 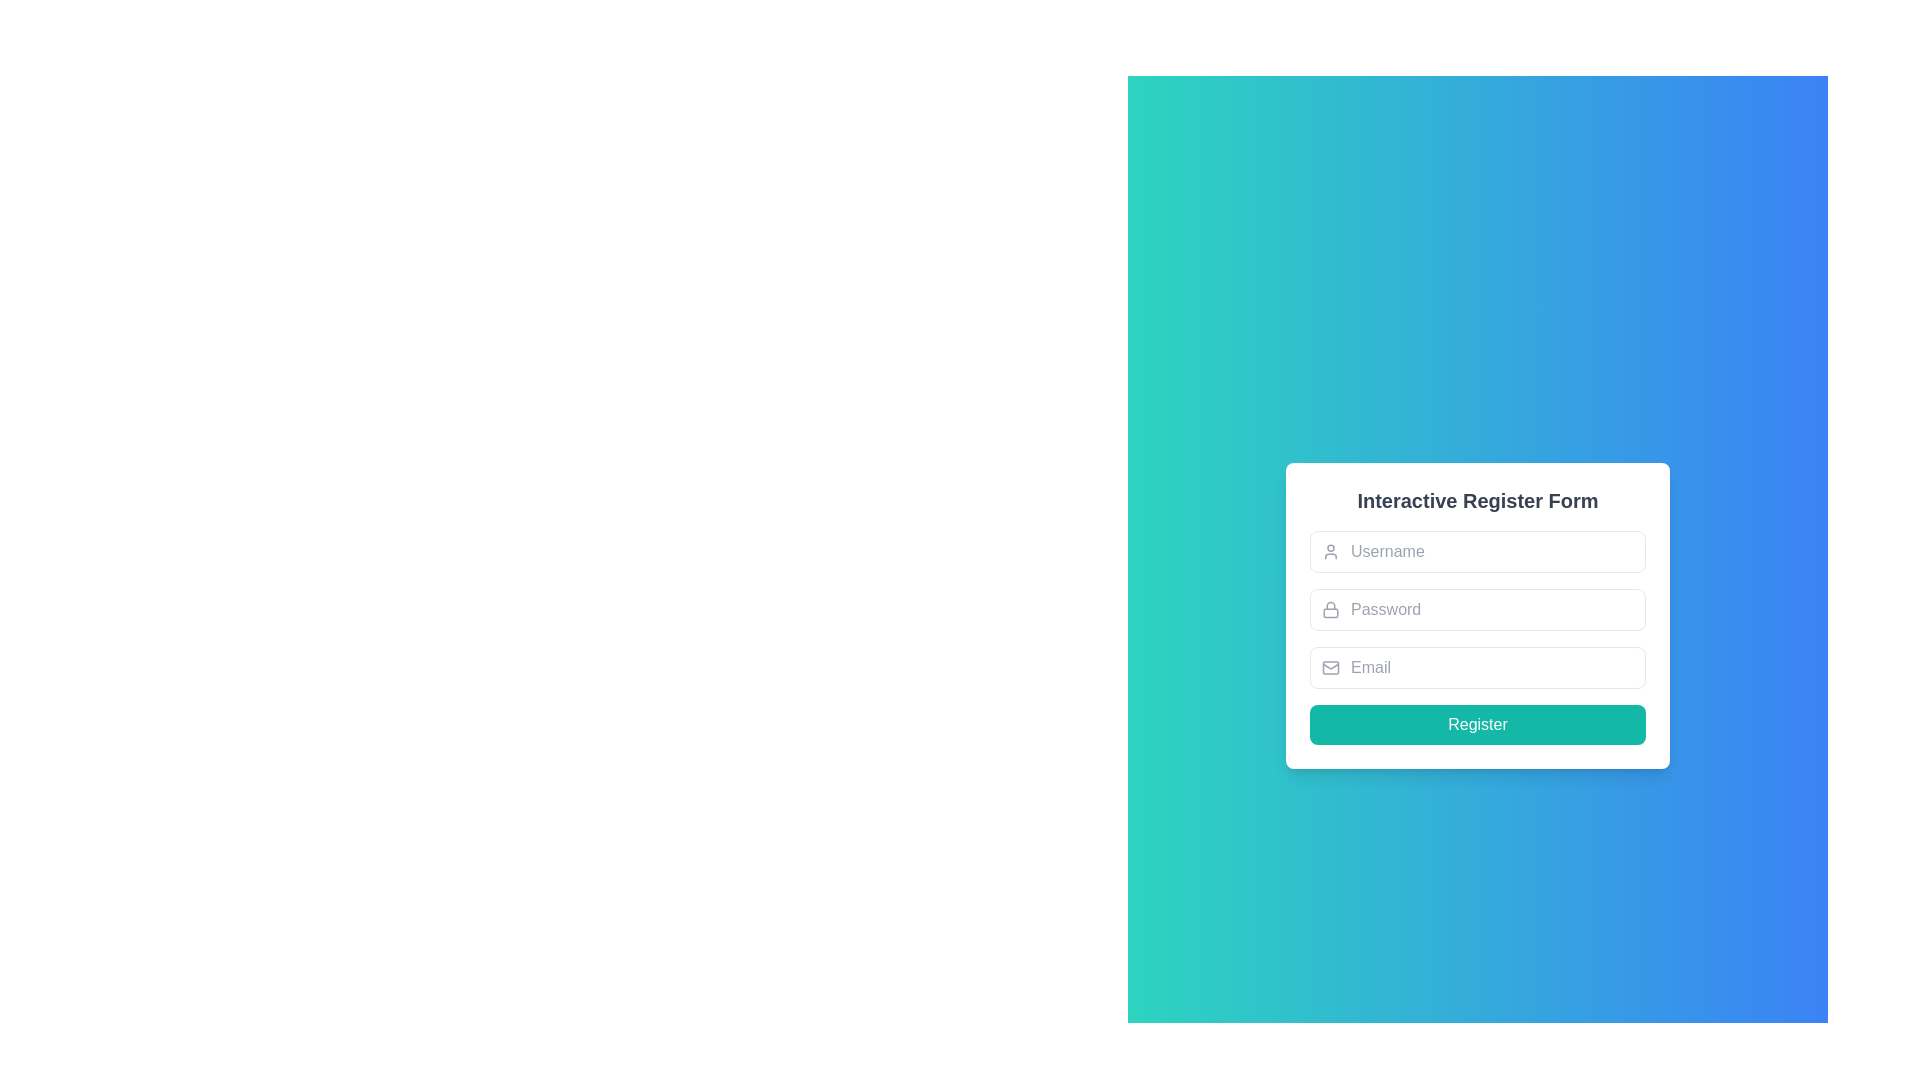 I want to click on the envelope icon located at the top-left corner of the email input field, which serves as a visual indicator for the email input purpose, so click(x=1330, y=667).